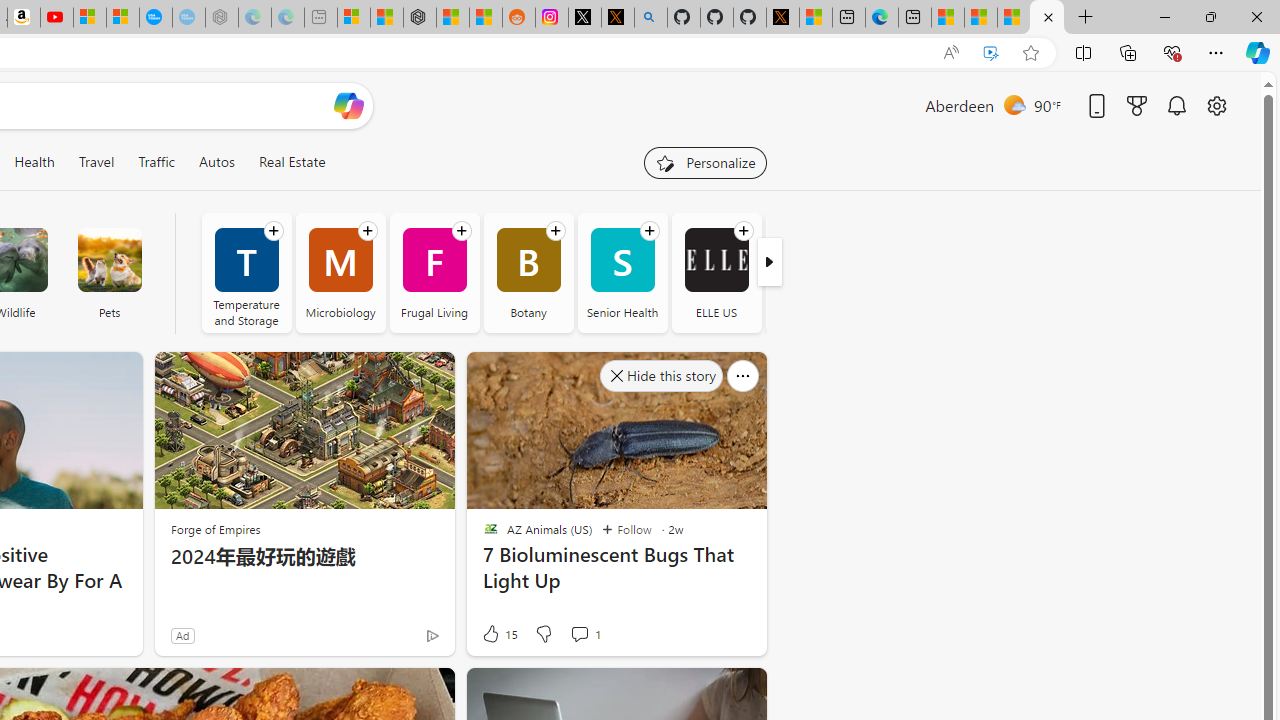  Describe the element at coordinates (485, 17) in the screenshot. I see `'Shanghai, China Weather trends | Microsoft Weather'` at that location.